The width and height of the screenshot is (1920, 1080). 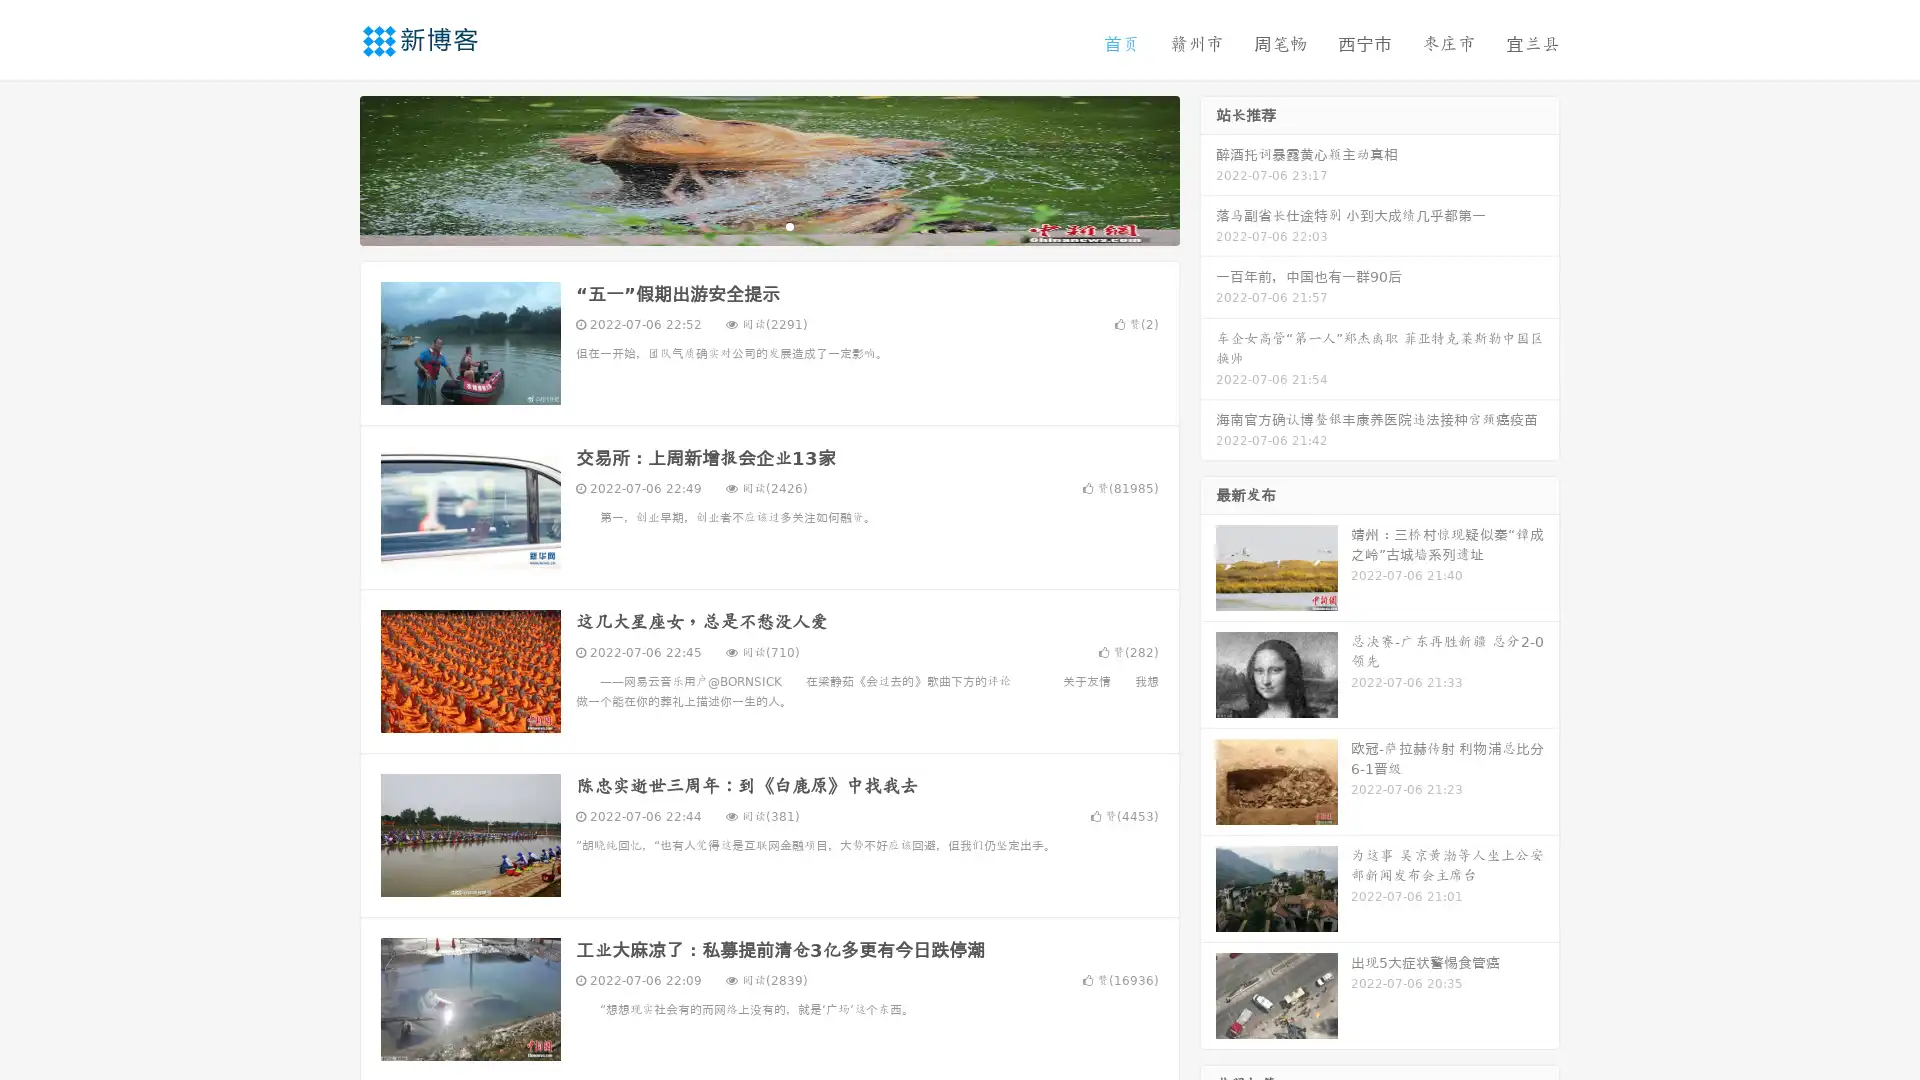 What do you see at coordinates (789, 225) in the screenshot?
I see `Go to slide 3` at bounding box center [789, 225].